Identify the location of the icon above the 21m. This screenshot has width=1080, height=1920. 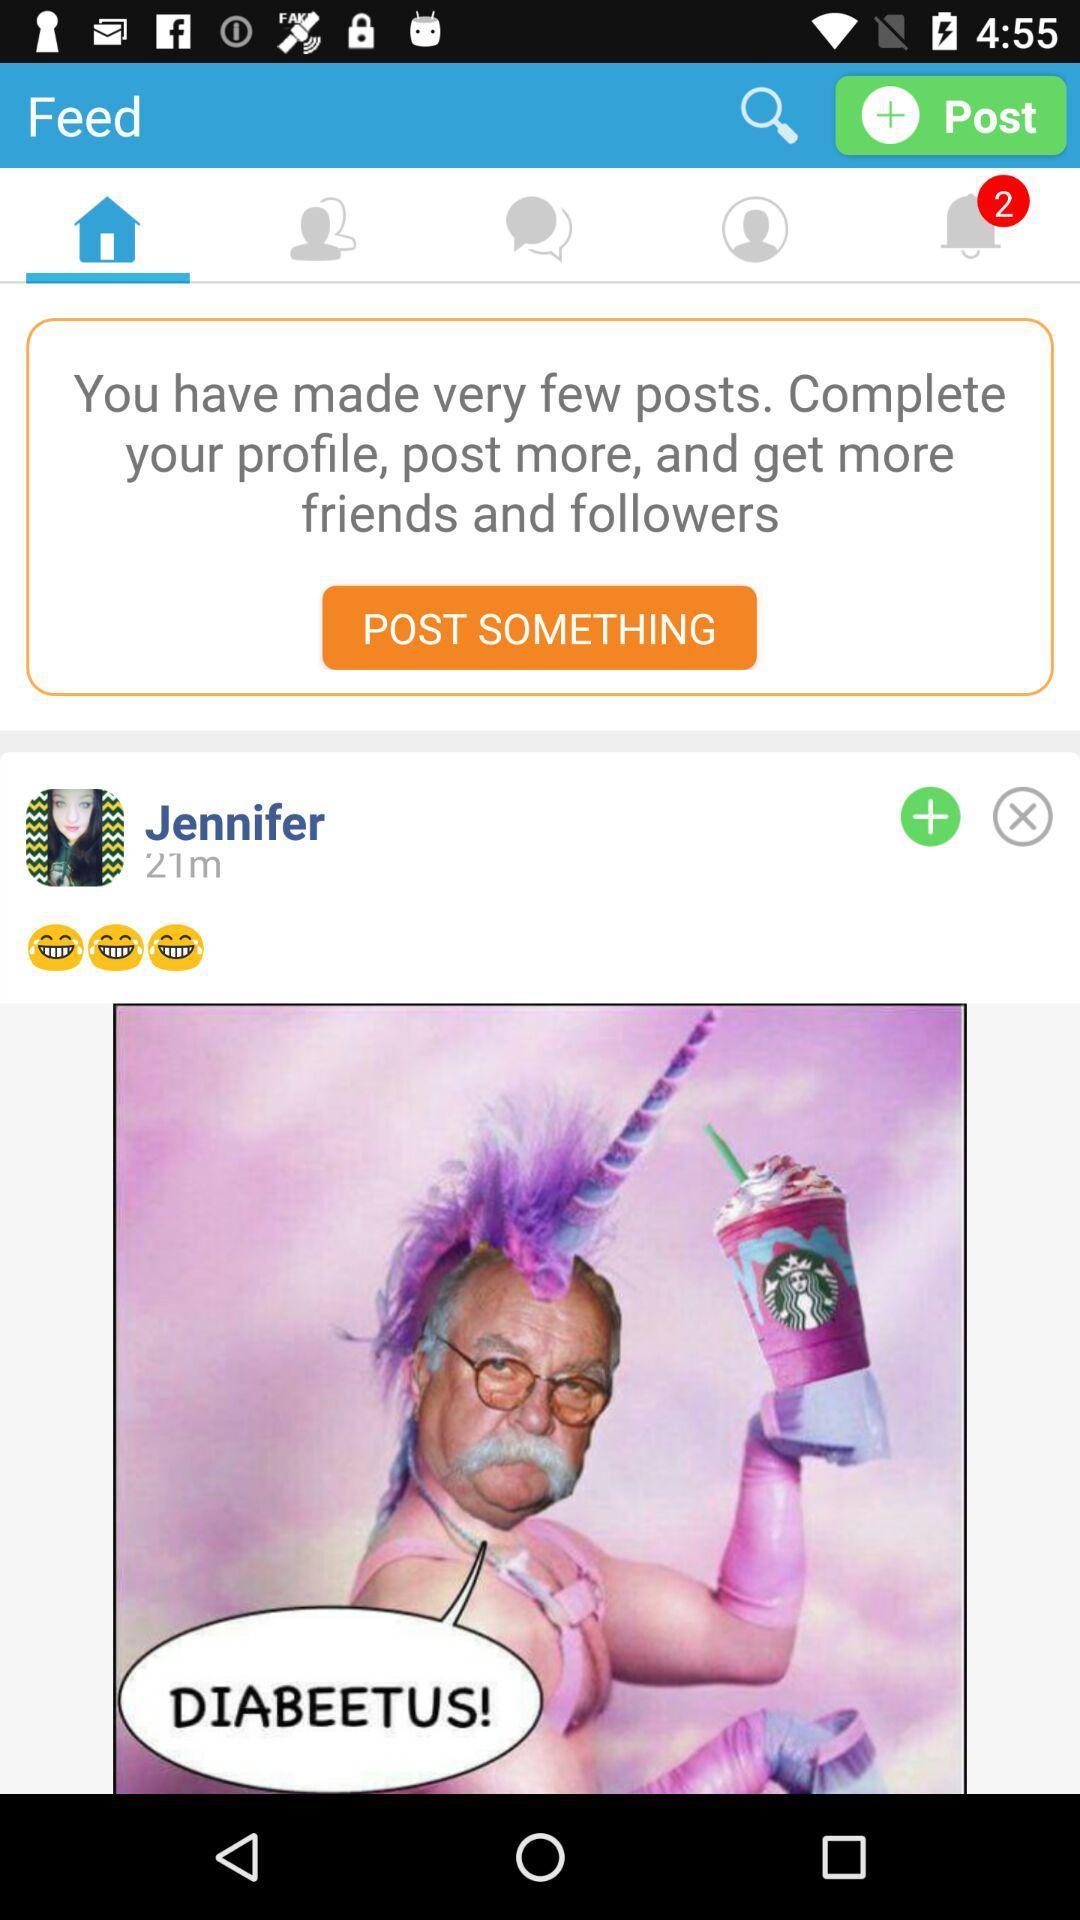
(489, 821).